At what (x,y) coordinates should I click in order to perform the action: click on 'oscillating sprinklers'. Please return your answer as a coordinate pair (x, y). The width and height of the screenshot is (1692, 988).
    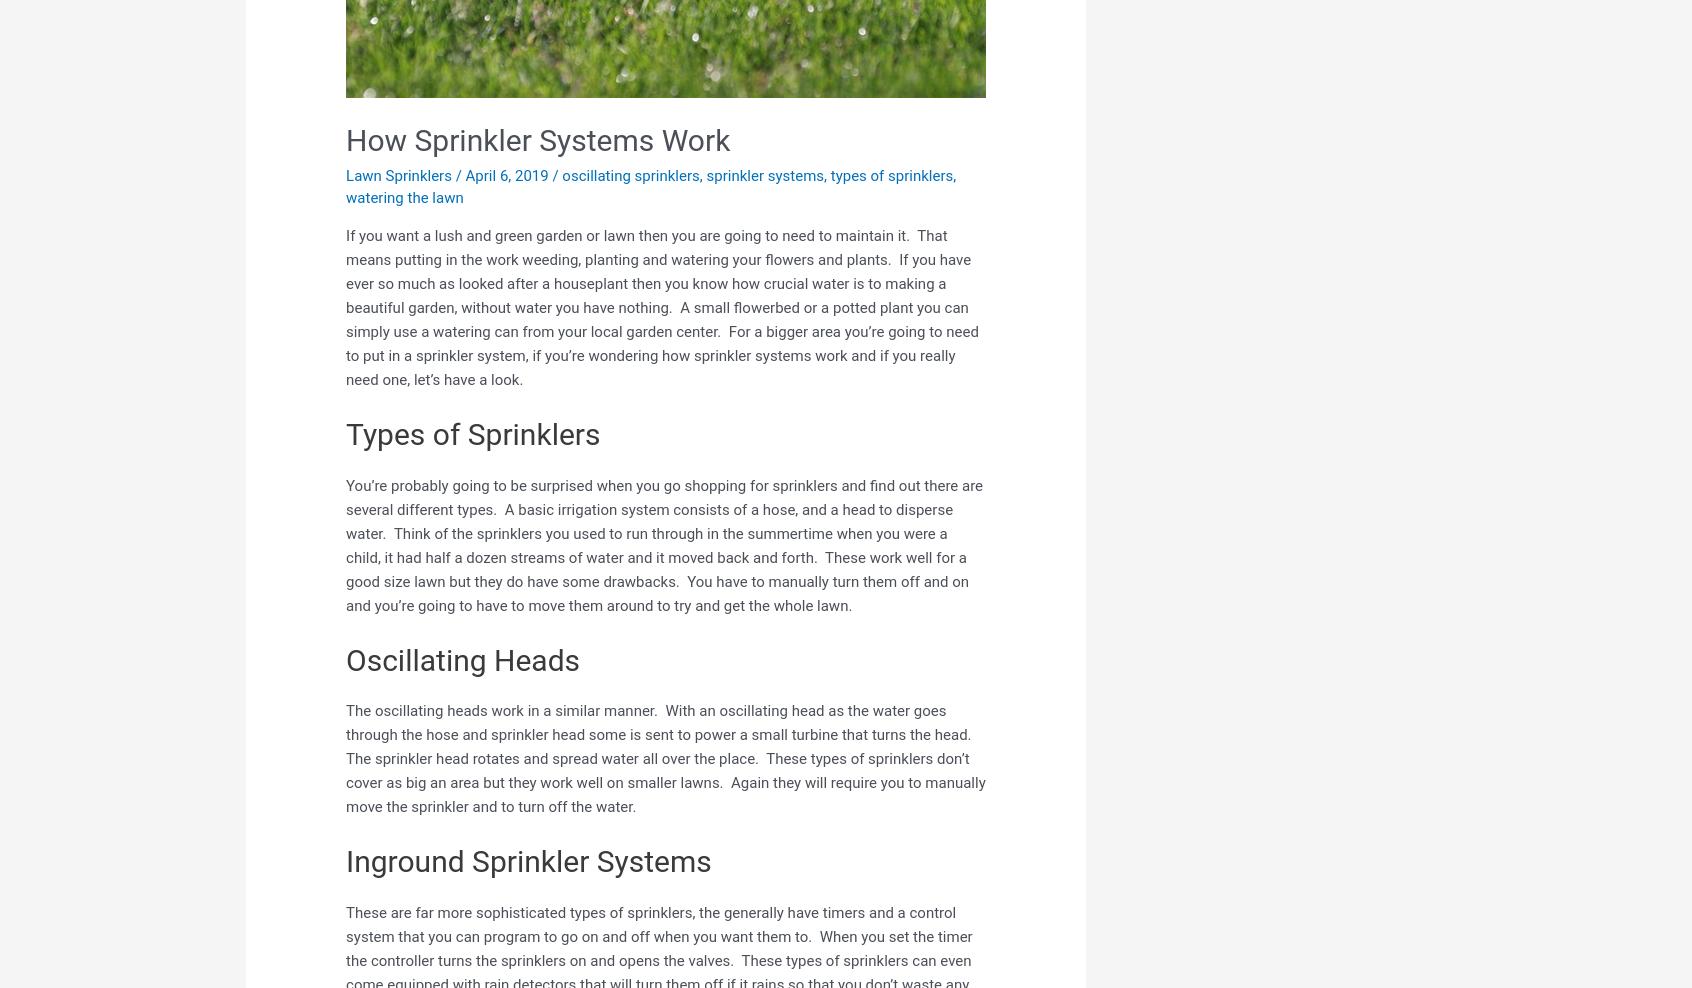
    Looking at the image, I should click on (629, 173).